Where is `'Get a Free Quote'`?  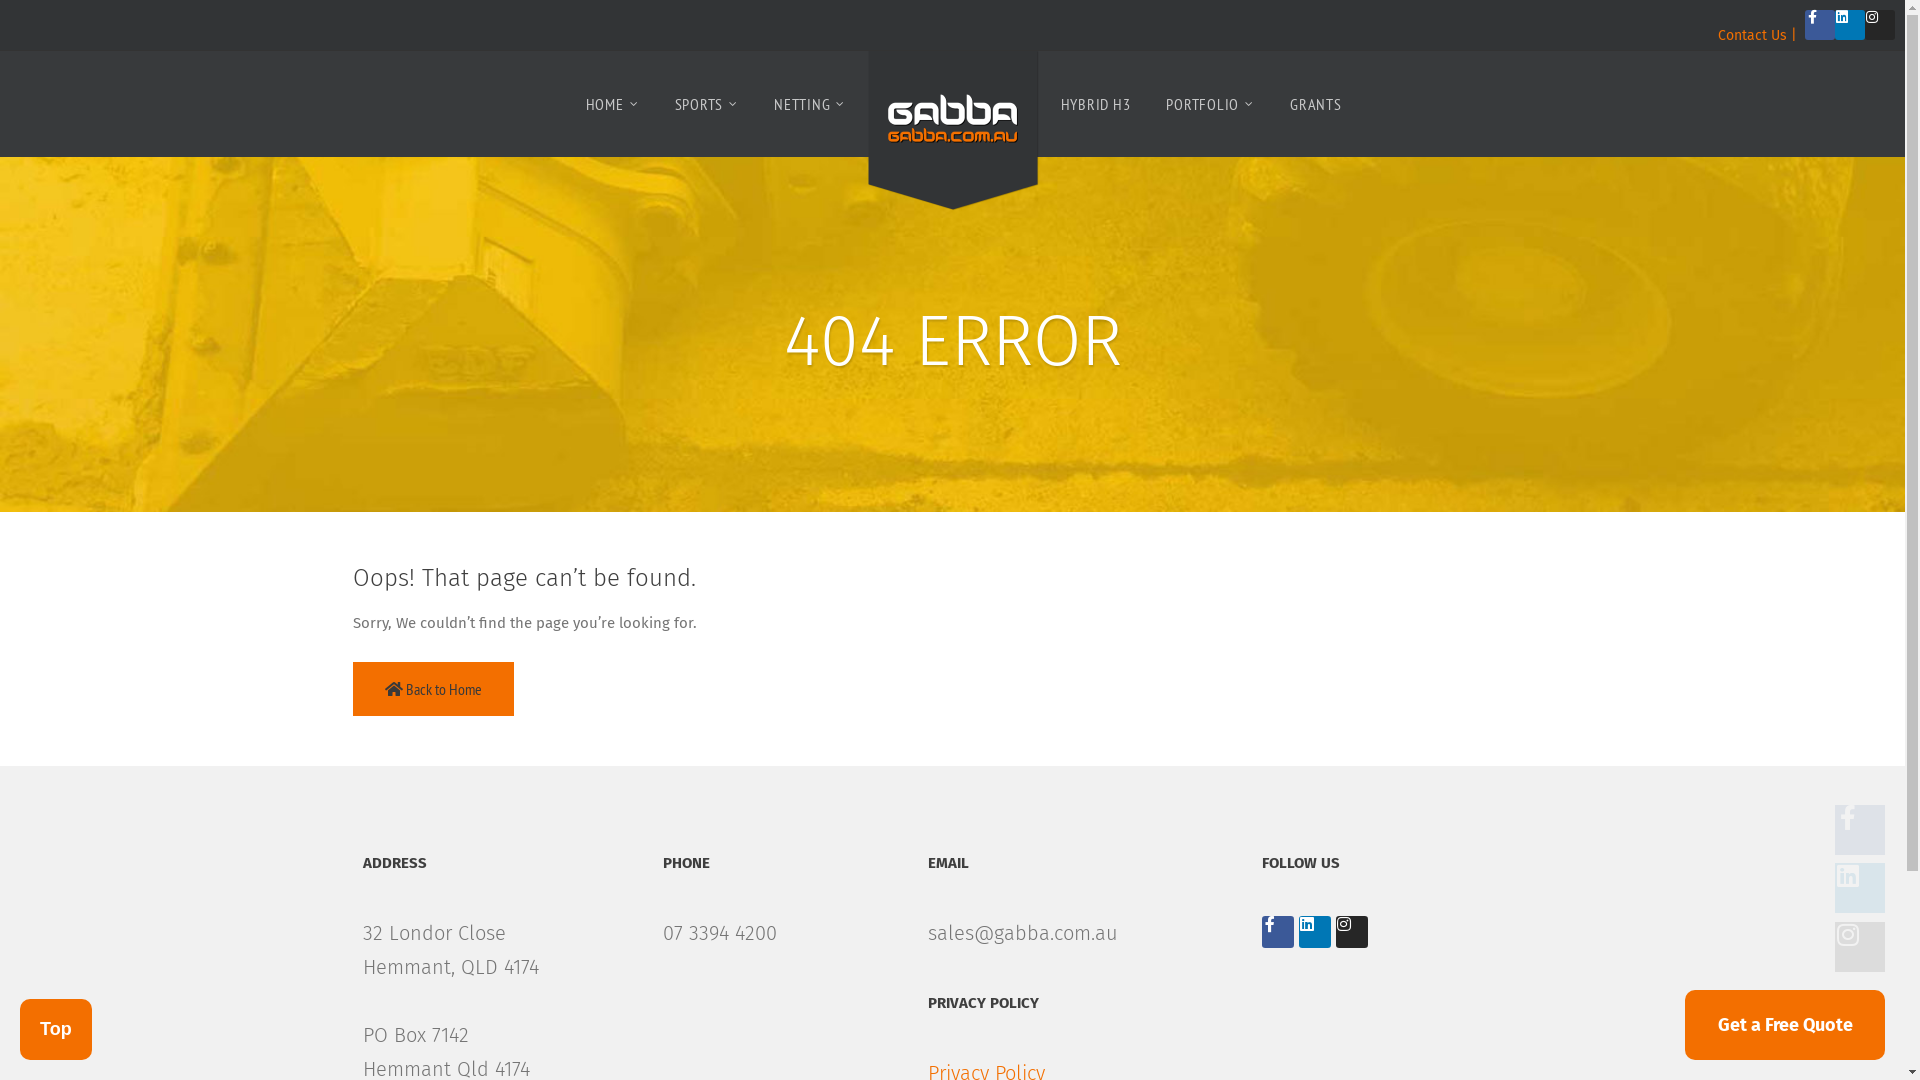
'Get a Free Quote' is located at coordinates (1683, 1025).